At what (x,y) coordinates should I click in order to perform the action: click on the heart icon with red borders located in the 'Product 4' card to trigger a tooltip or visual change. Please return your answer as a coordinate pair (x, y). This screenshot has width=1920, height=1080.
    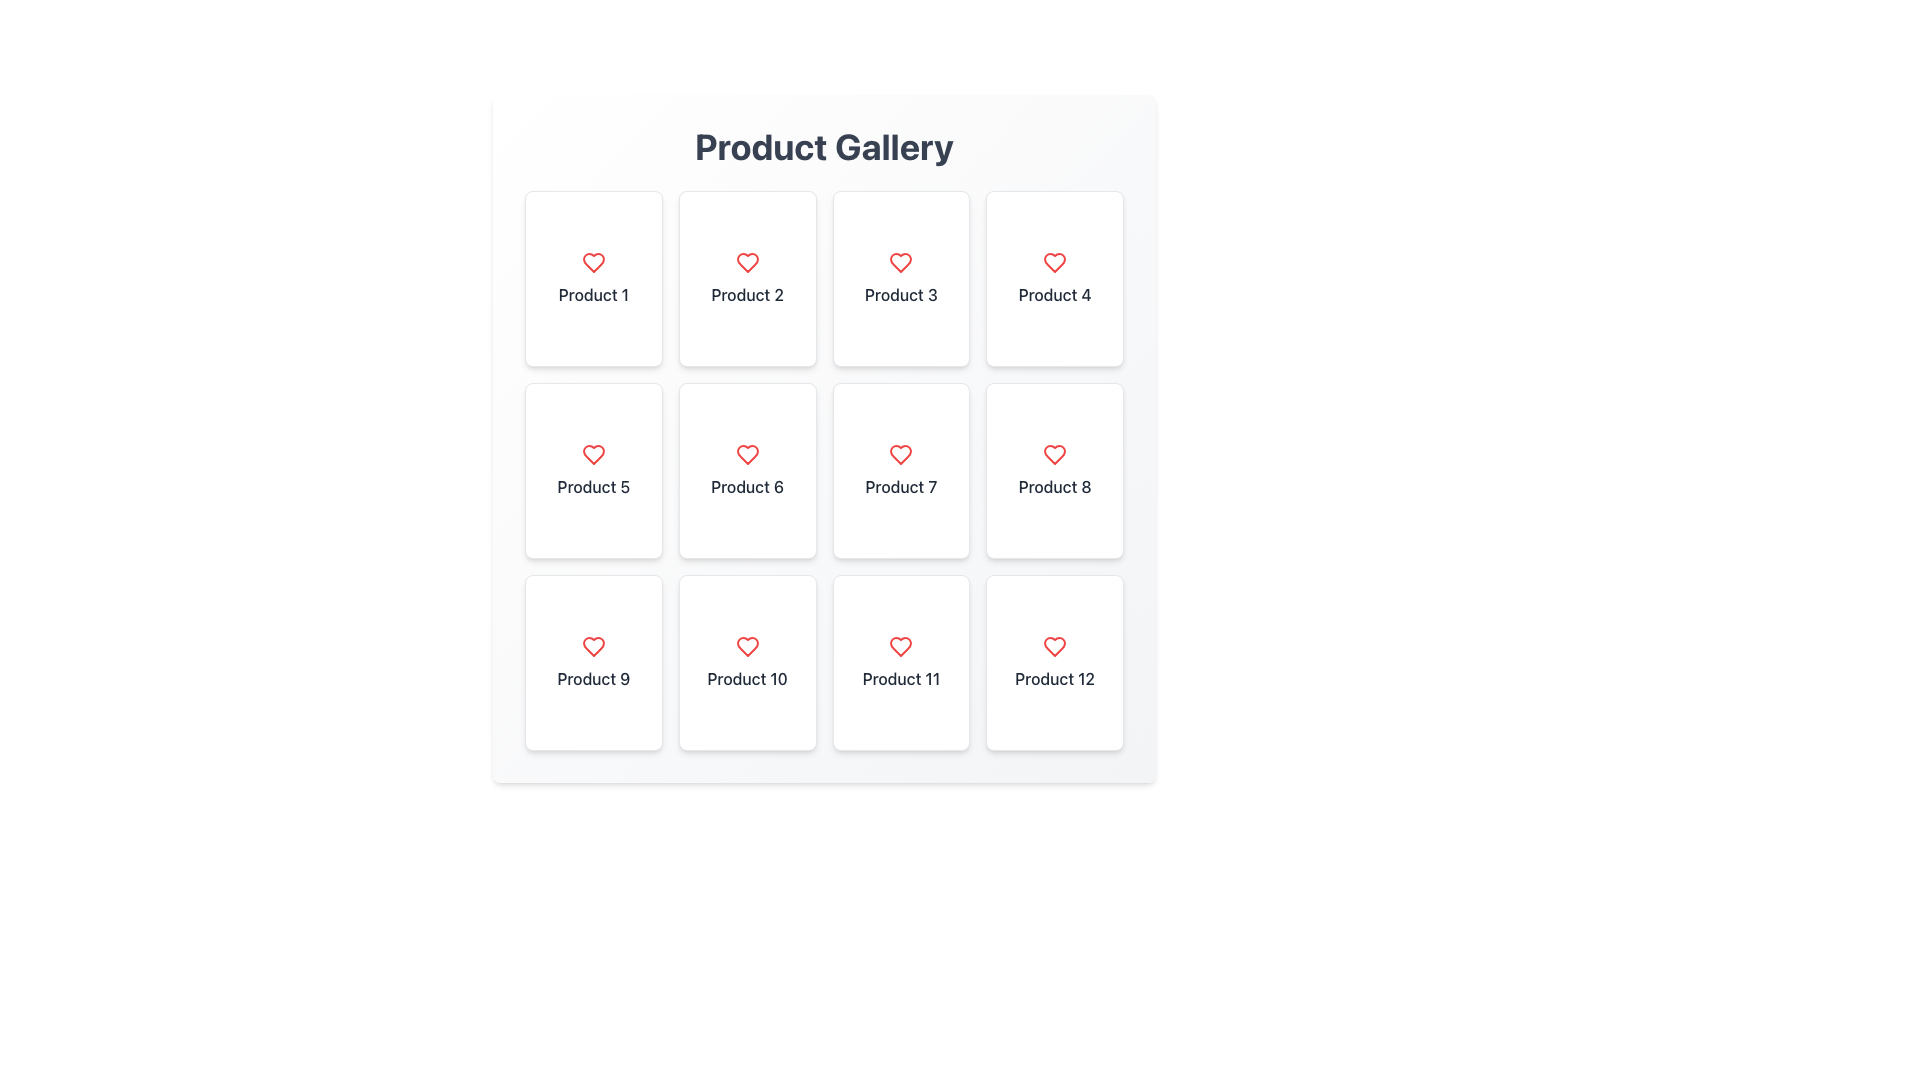
    Looking at the image, I should click on (1054, 261).